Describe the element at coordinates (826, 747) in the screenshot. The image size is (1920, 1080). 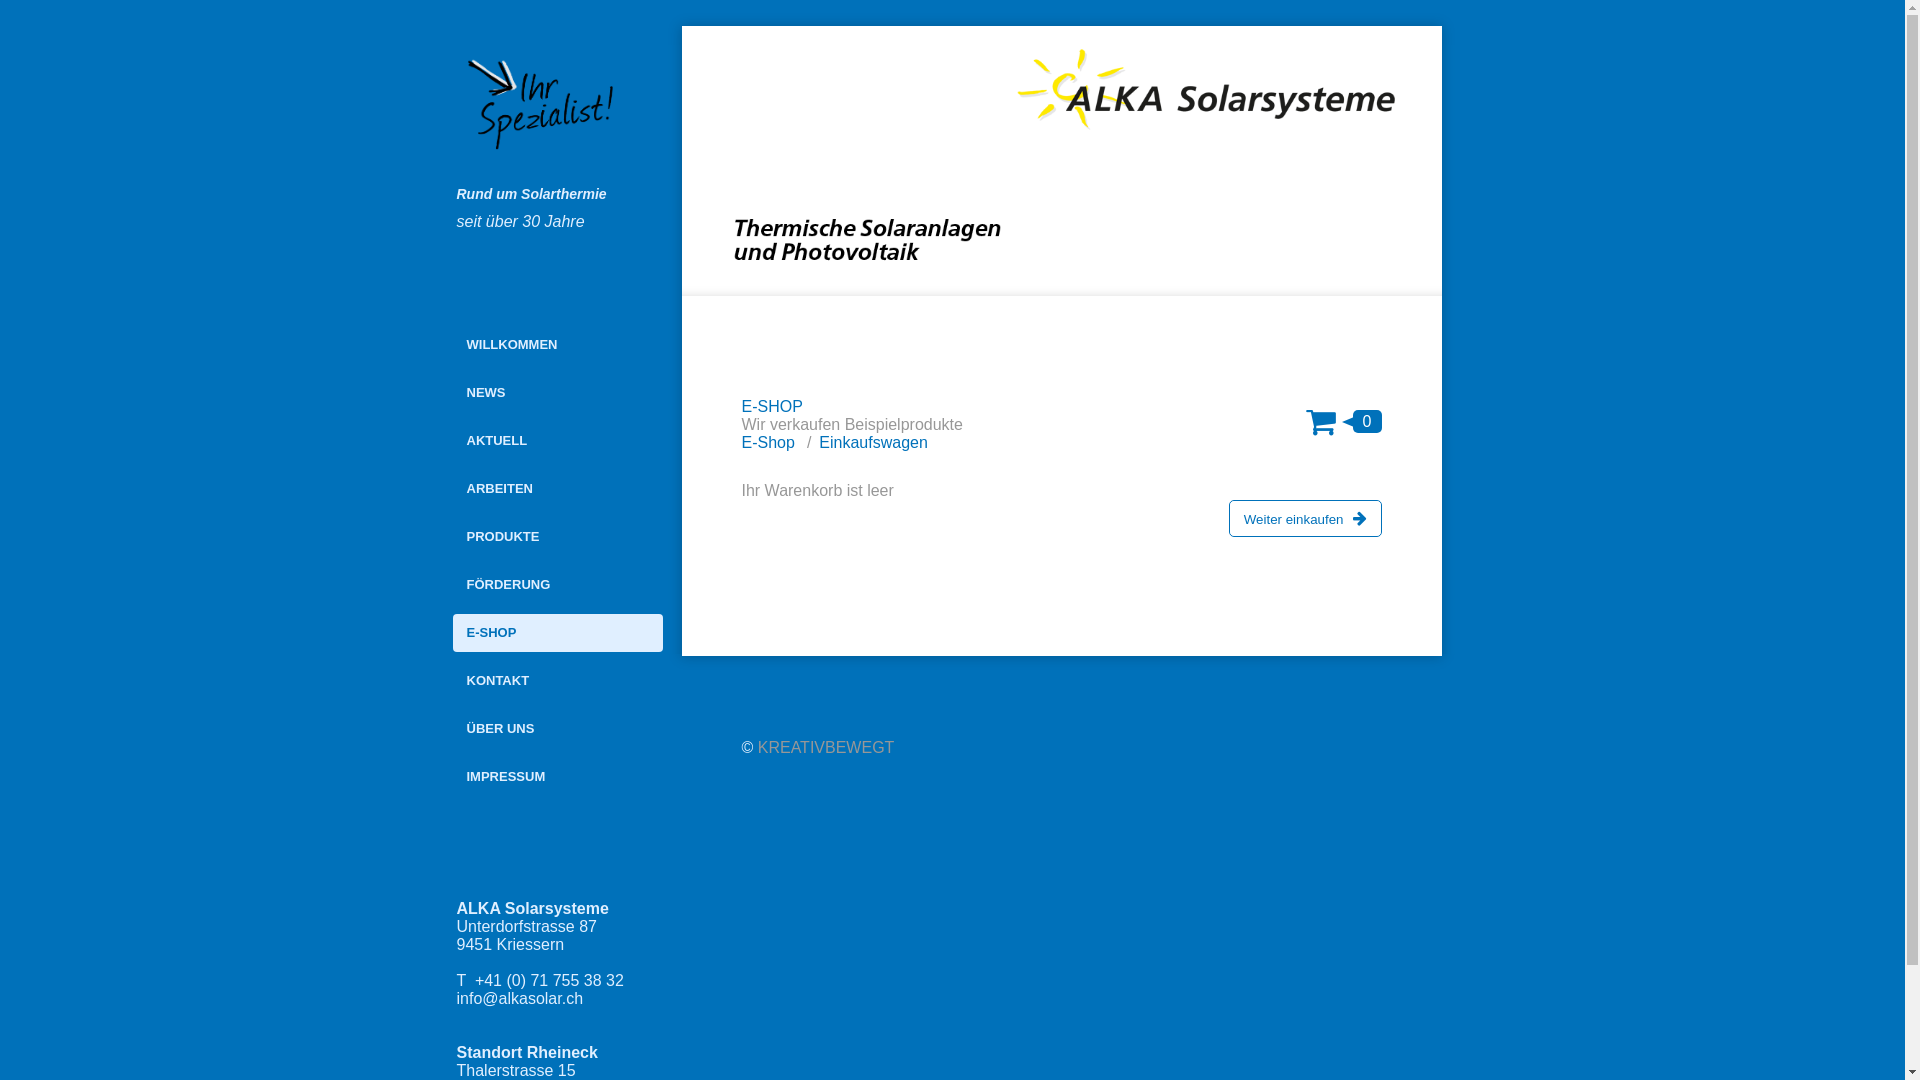
I see `'KREATIVBEWEGT'` at that location.